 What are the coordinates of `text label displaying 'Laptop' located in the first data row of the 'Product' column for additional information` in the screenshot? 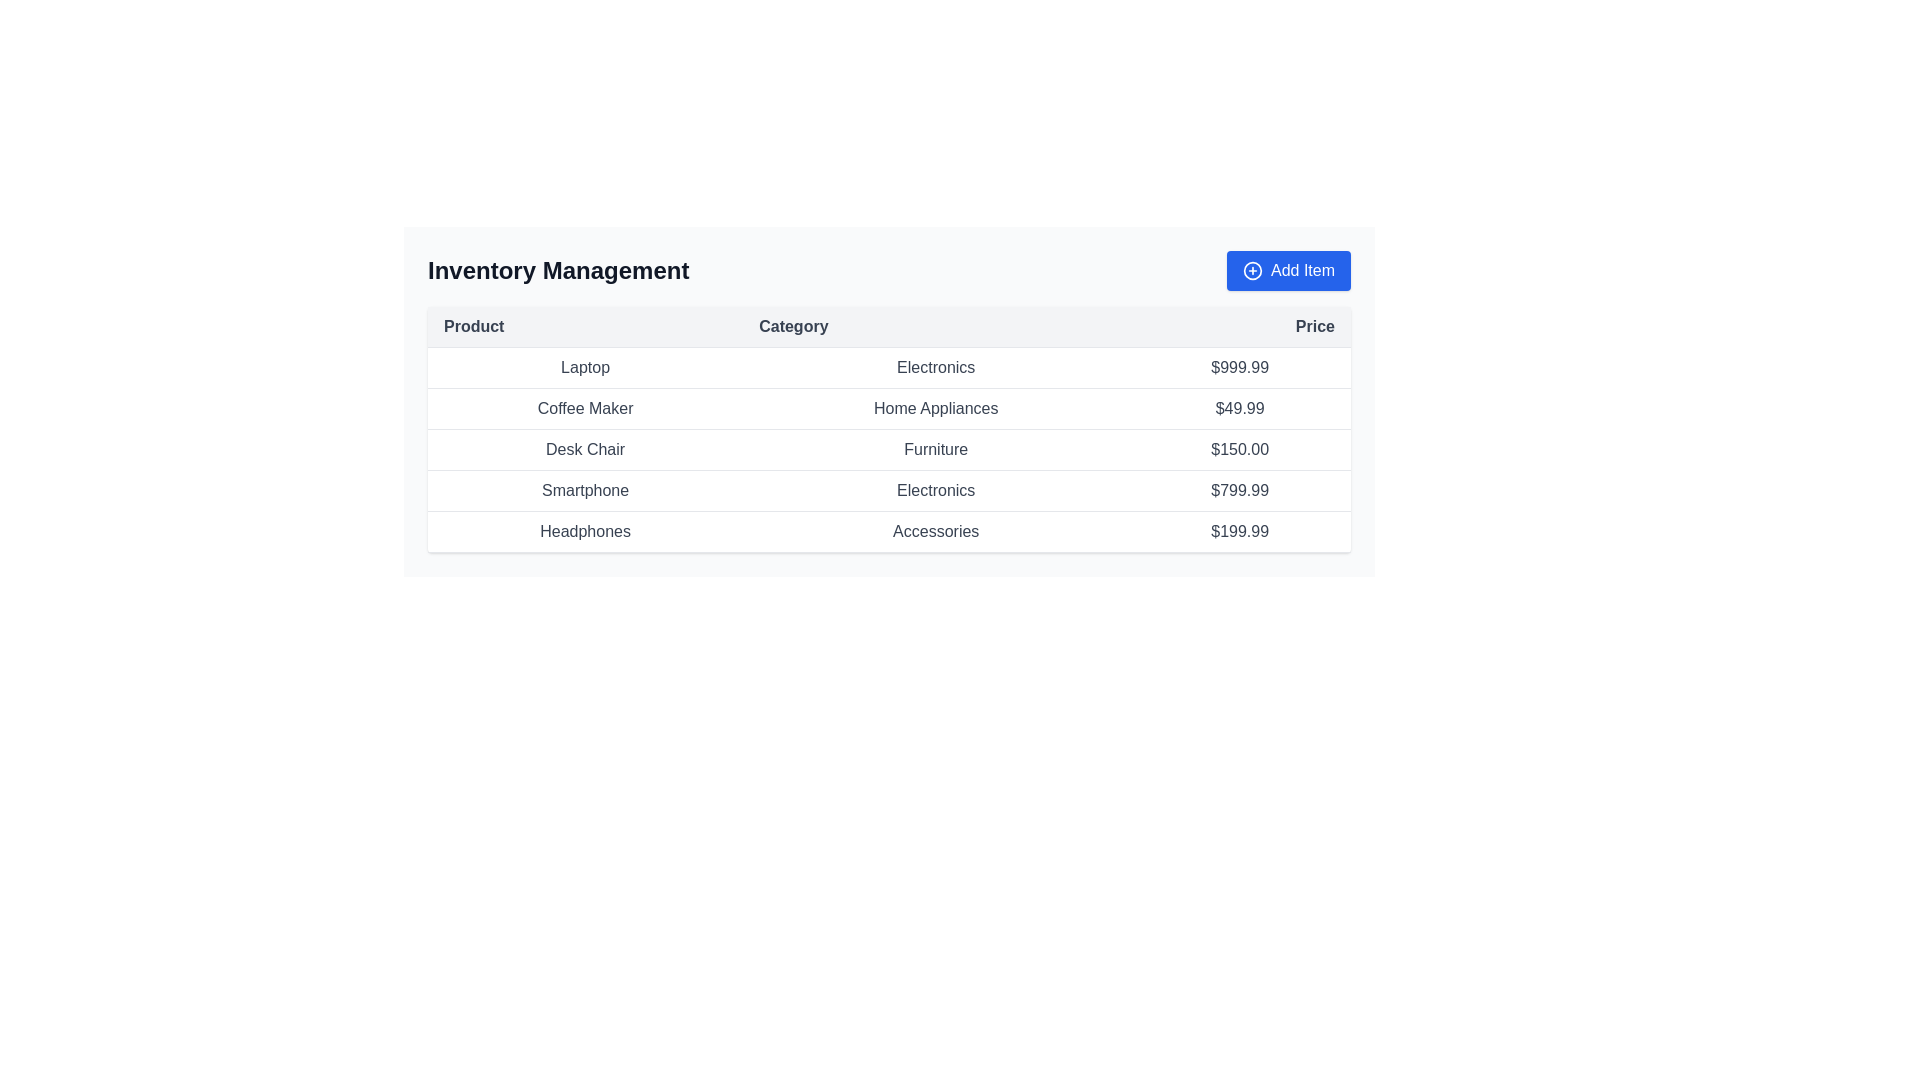 It's located at (584, 367).